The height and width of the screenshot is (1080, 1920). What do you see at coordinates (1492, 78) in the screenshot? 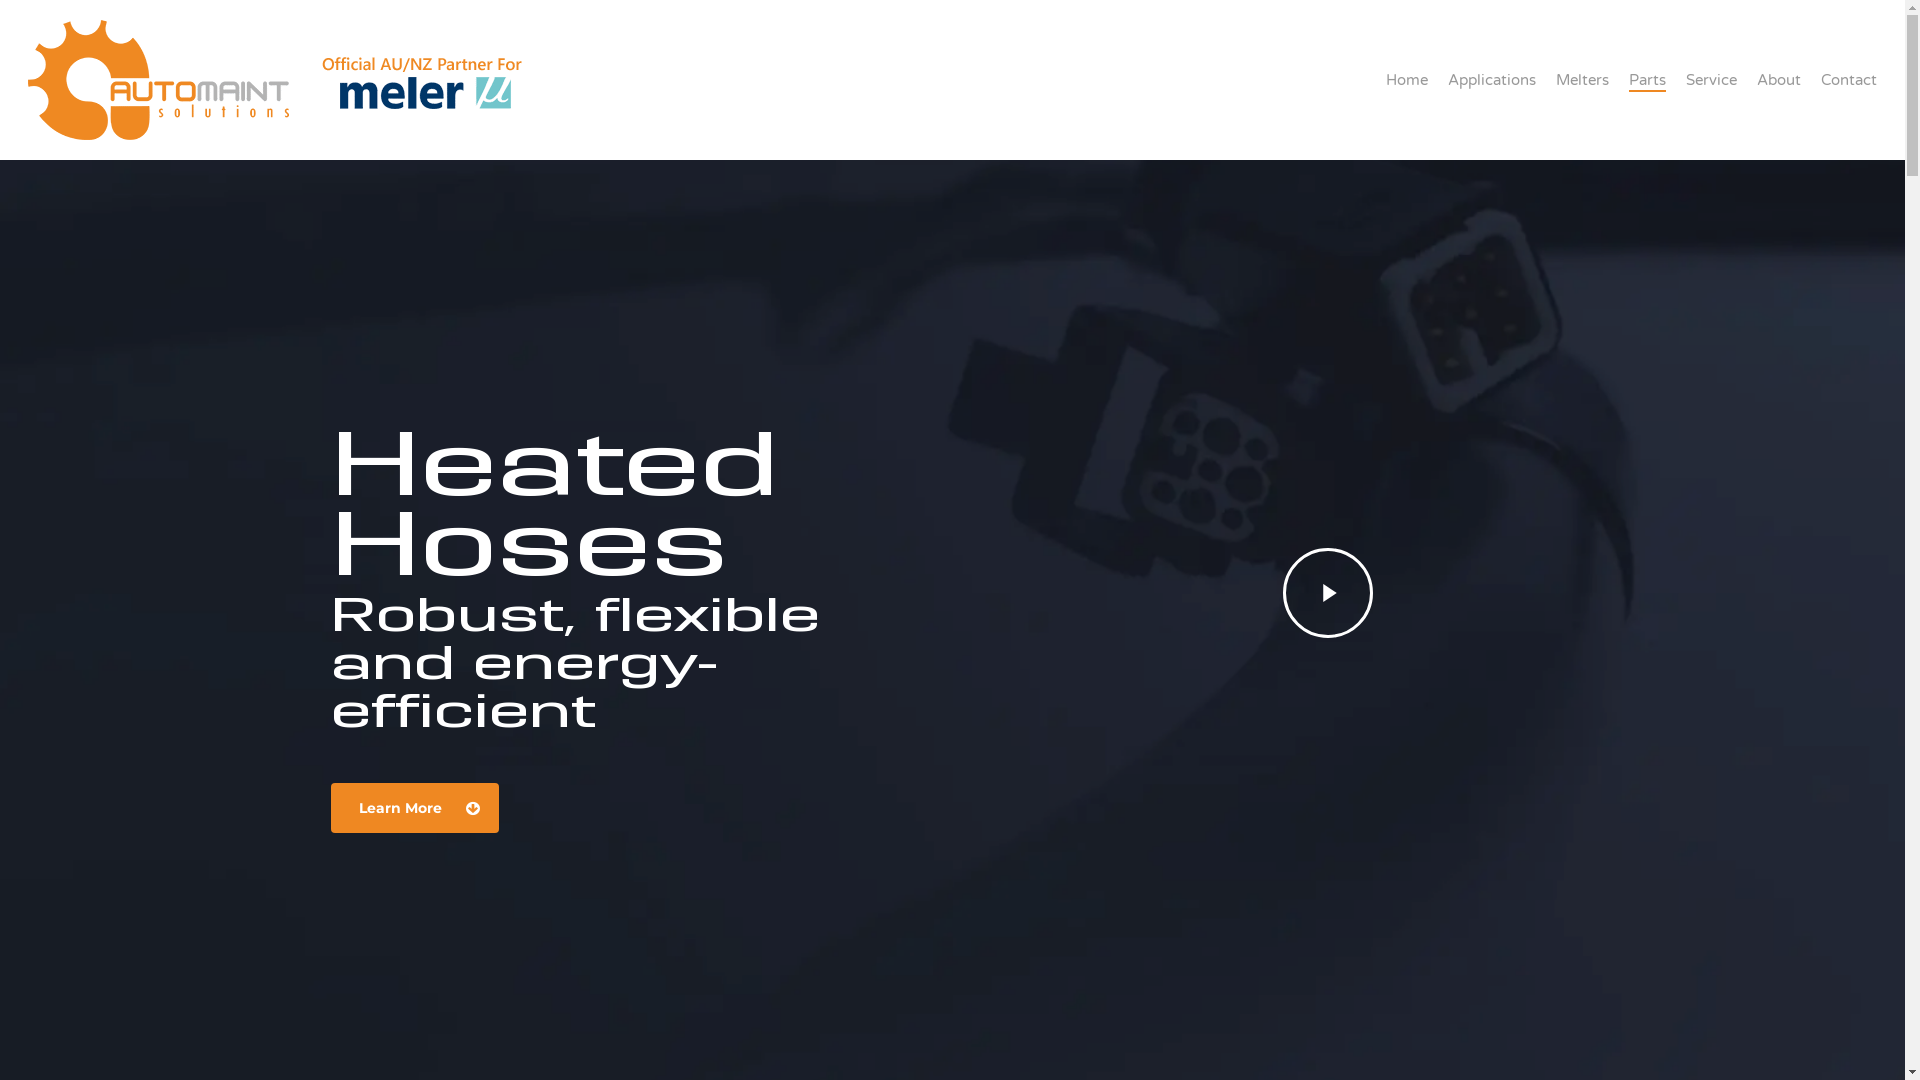
I see `'Applications'` at bounding box center [1492, 78].